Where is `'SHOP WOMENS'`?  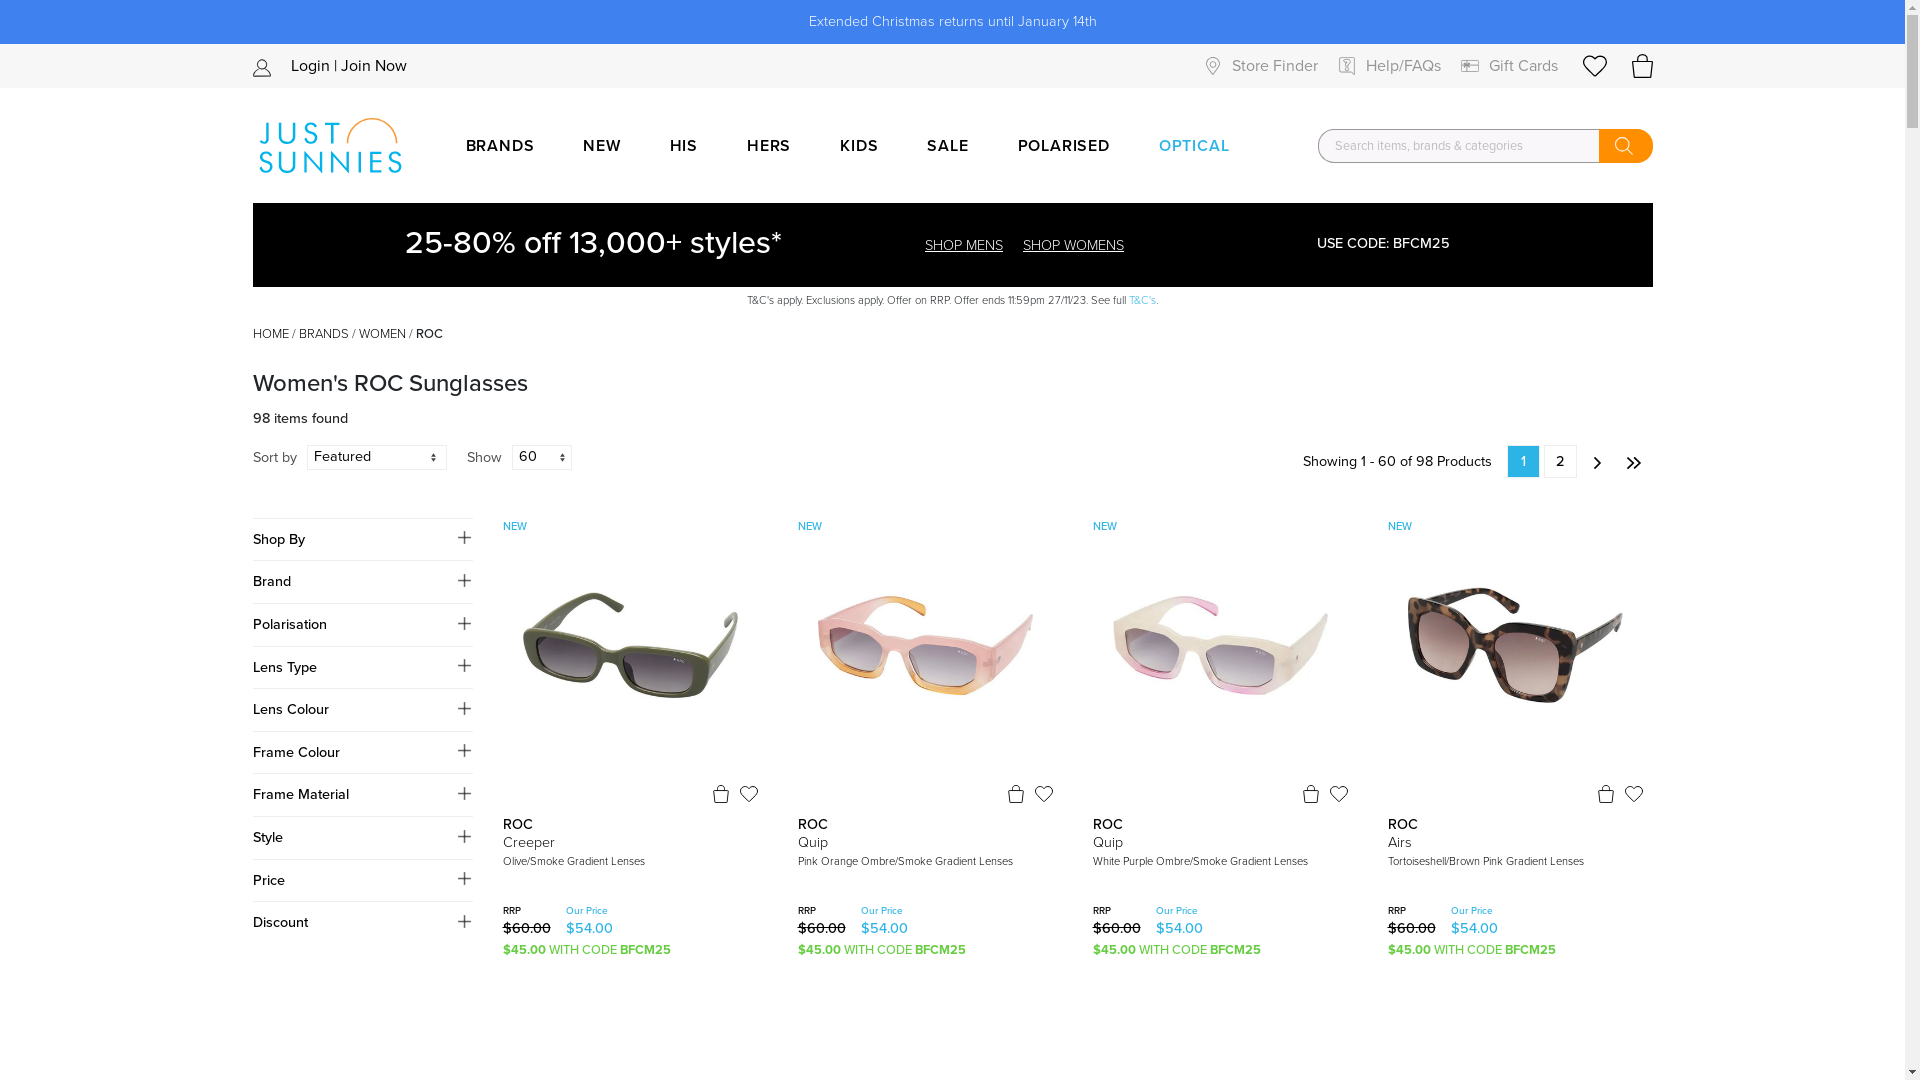 'SHOP WOMENS' is located at coordinates (1072, 244).